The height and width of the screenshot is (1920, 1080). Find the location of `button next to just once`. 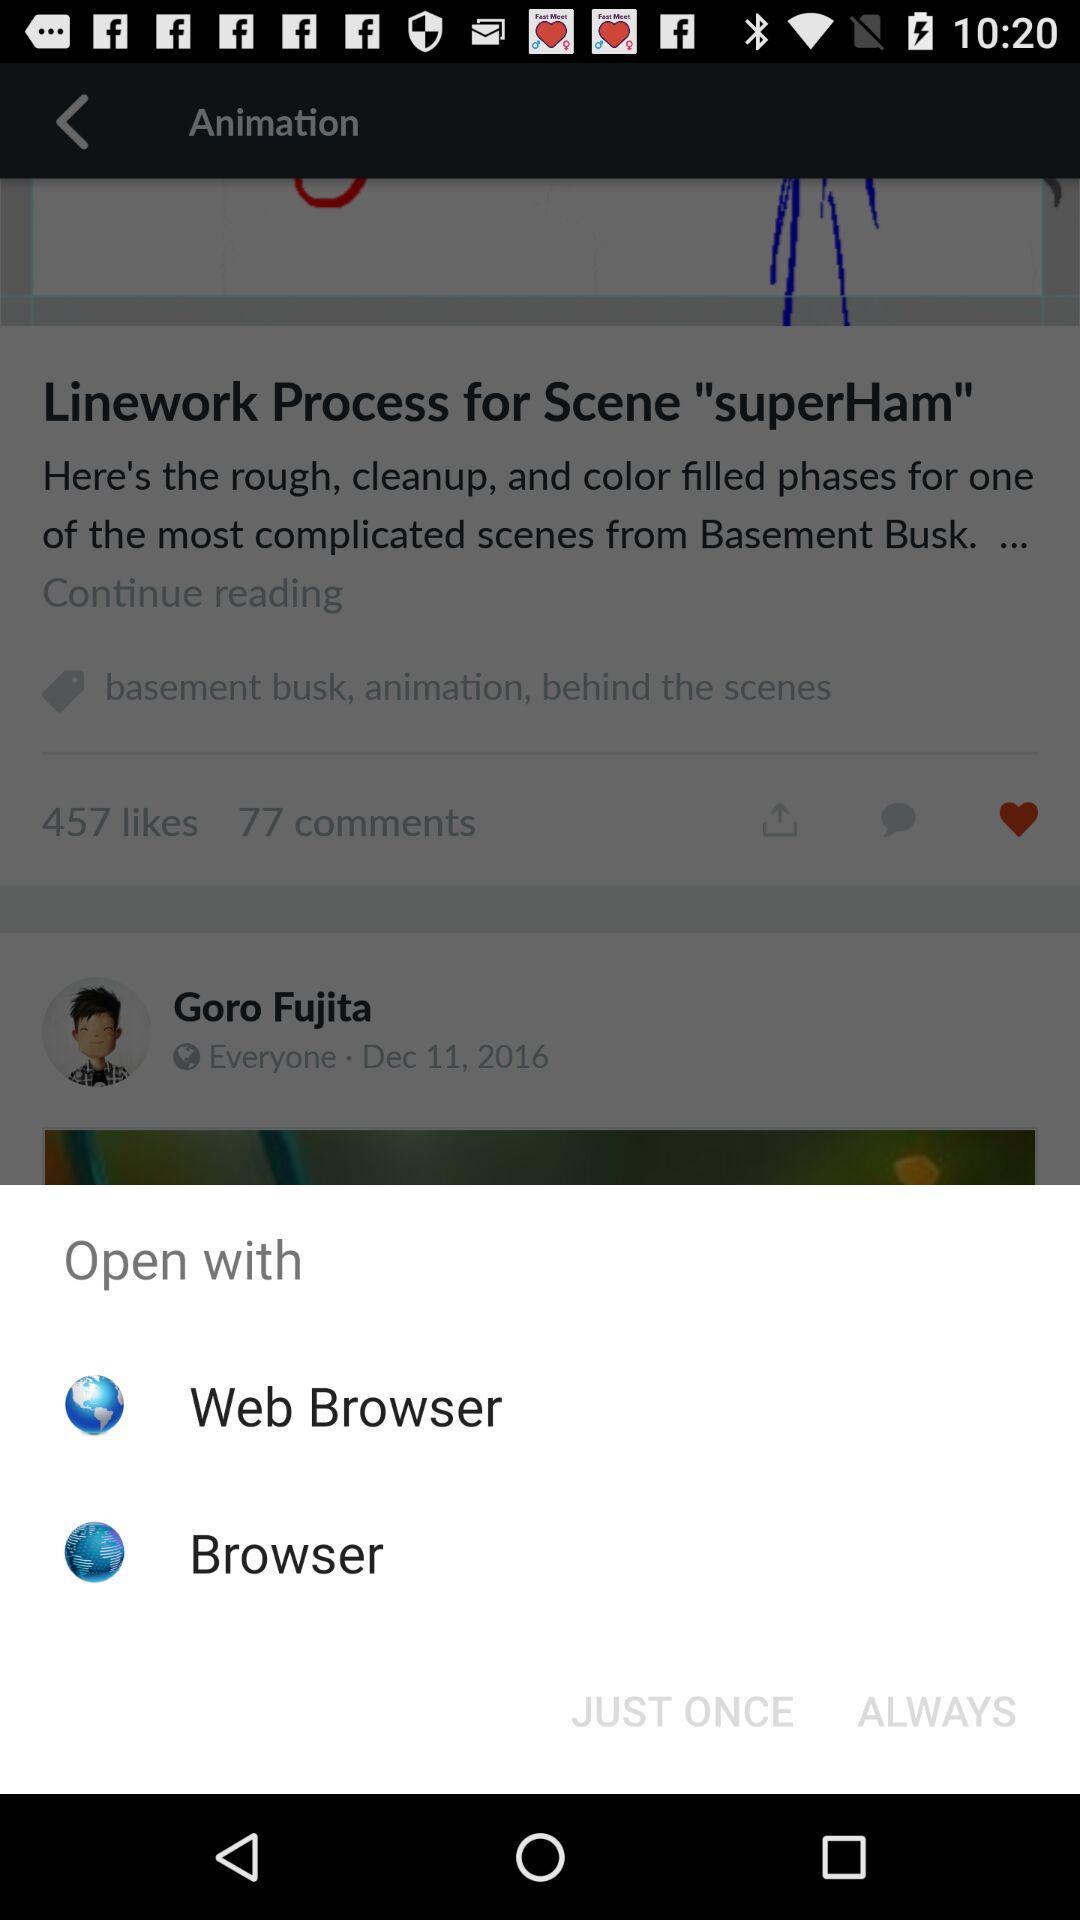

button next to just once is located at coordinates (937, 1708).